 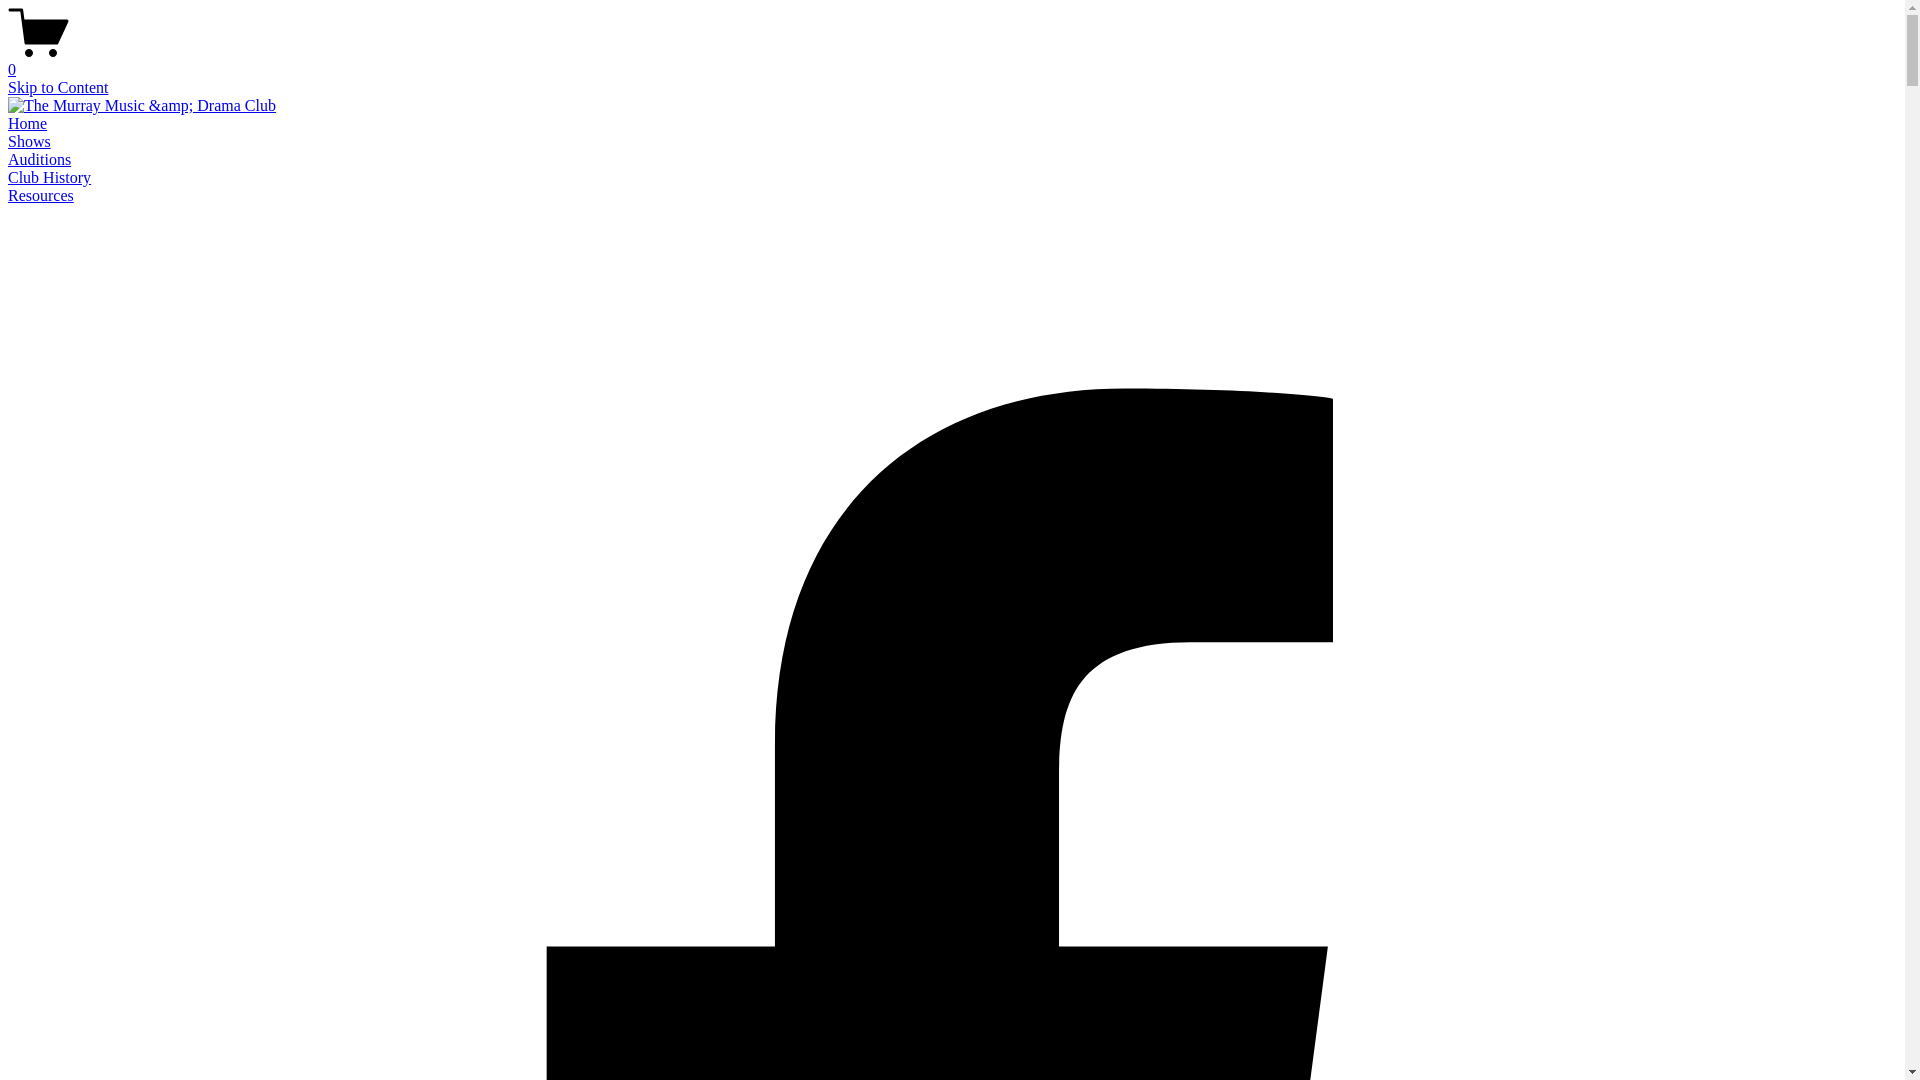 I want to click on 'Shows', so click(x=29, y=140).